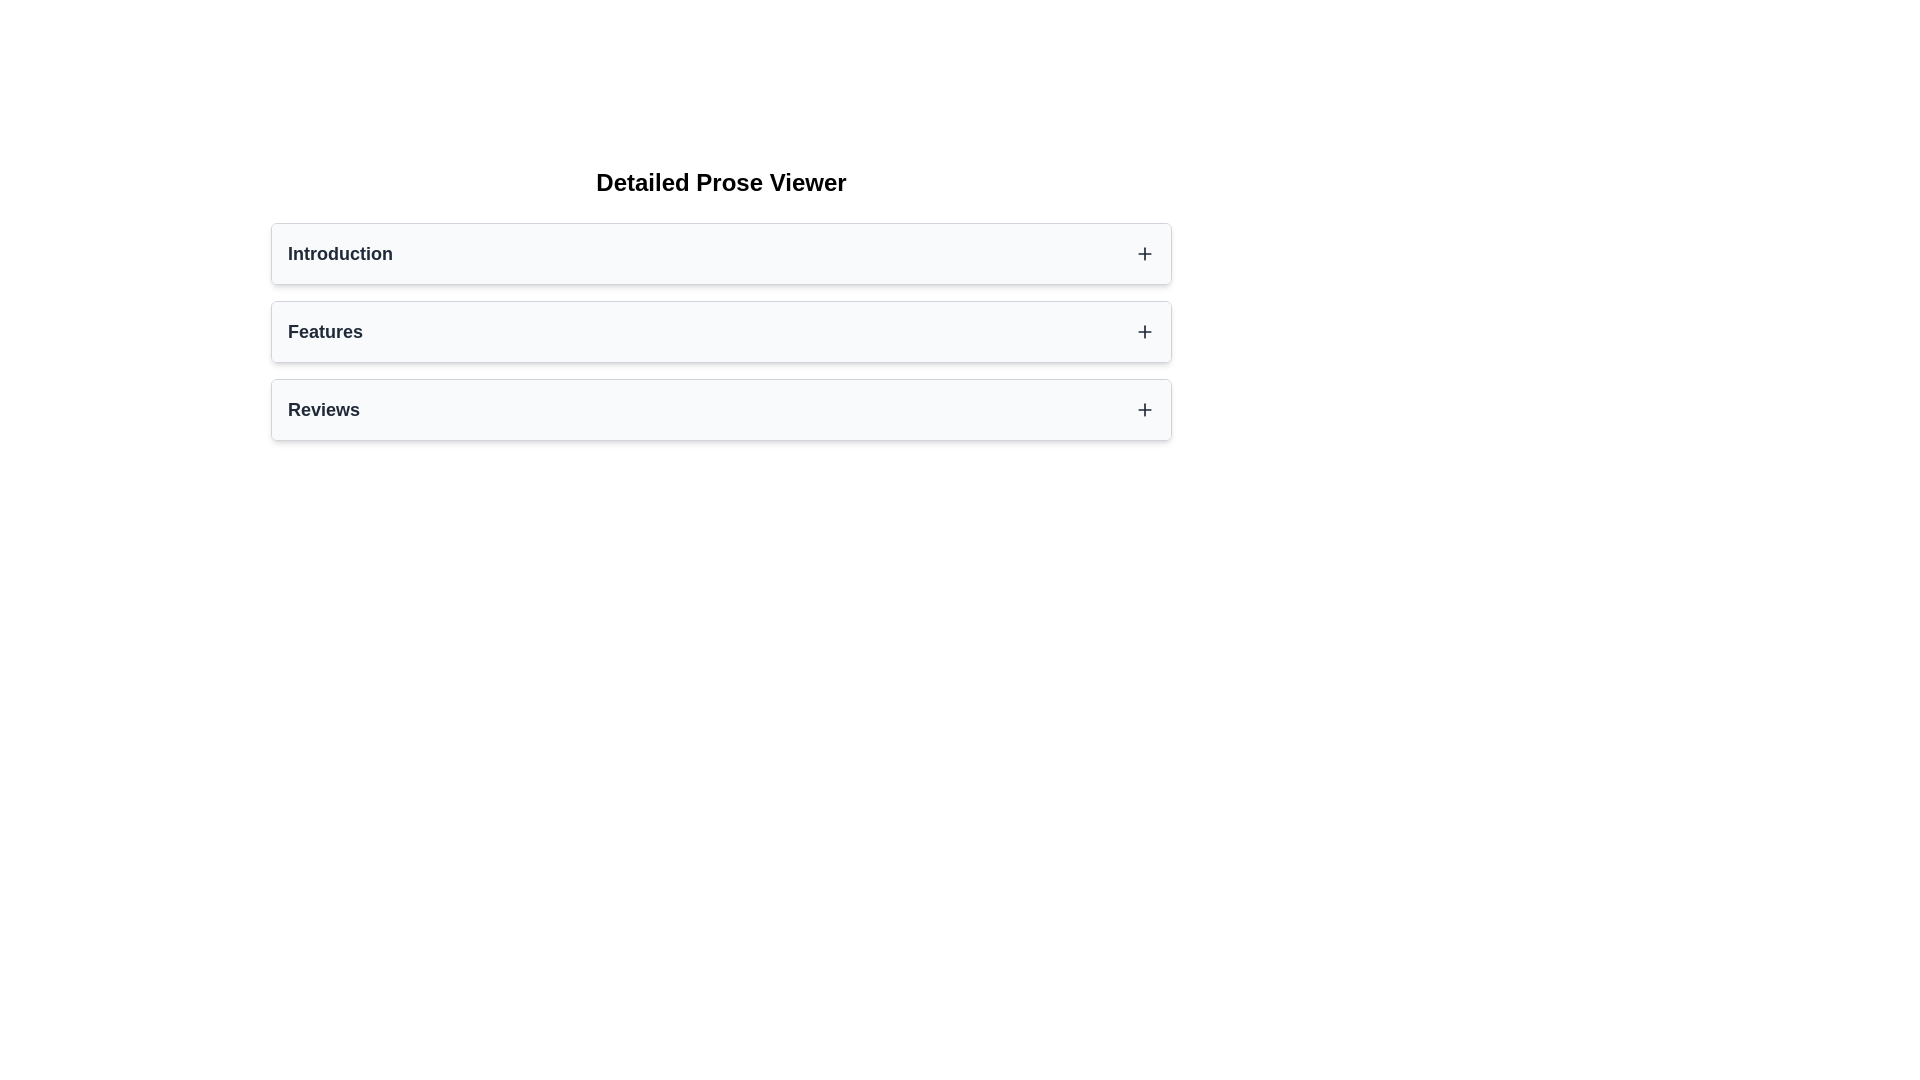 The image size is (1920, 1080). I want to click on the second item in the interactive list labeled 'Features' within the 'Detailed Prose Viewer', so click(720, 330).